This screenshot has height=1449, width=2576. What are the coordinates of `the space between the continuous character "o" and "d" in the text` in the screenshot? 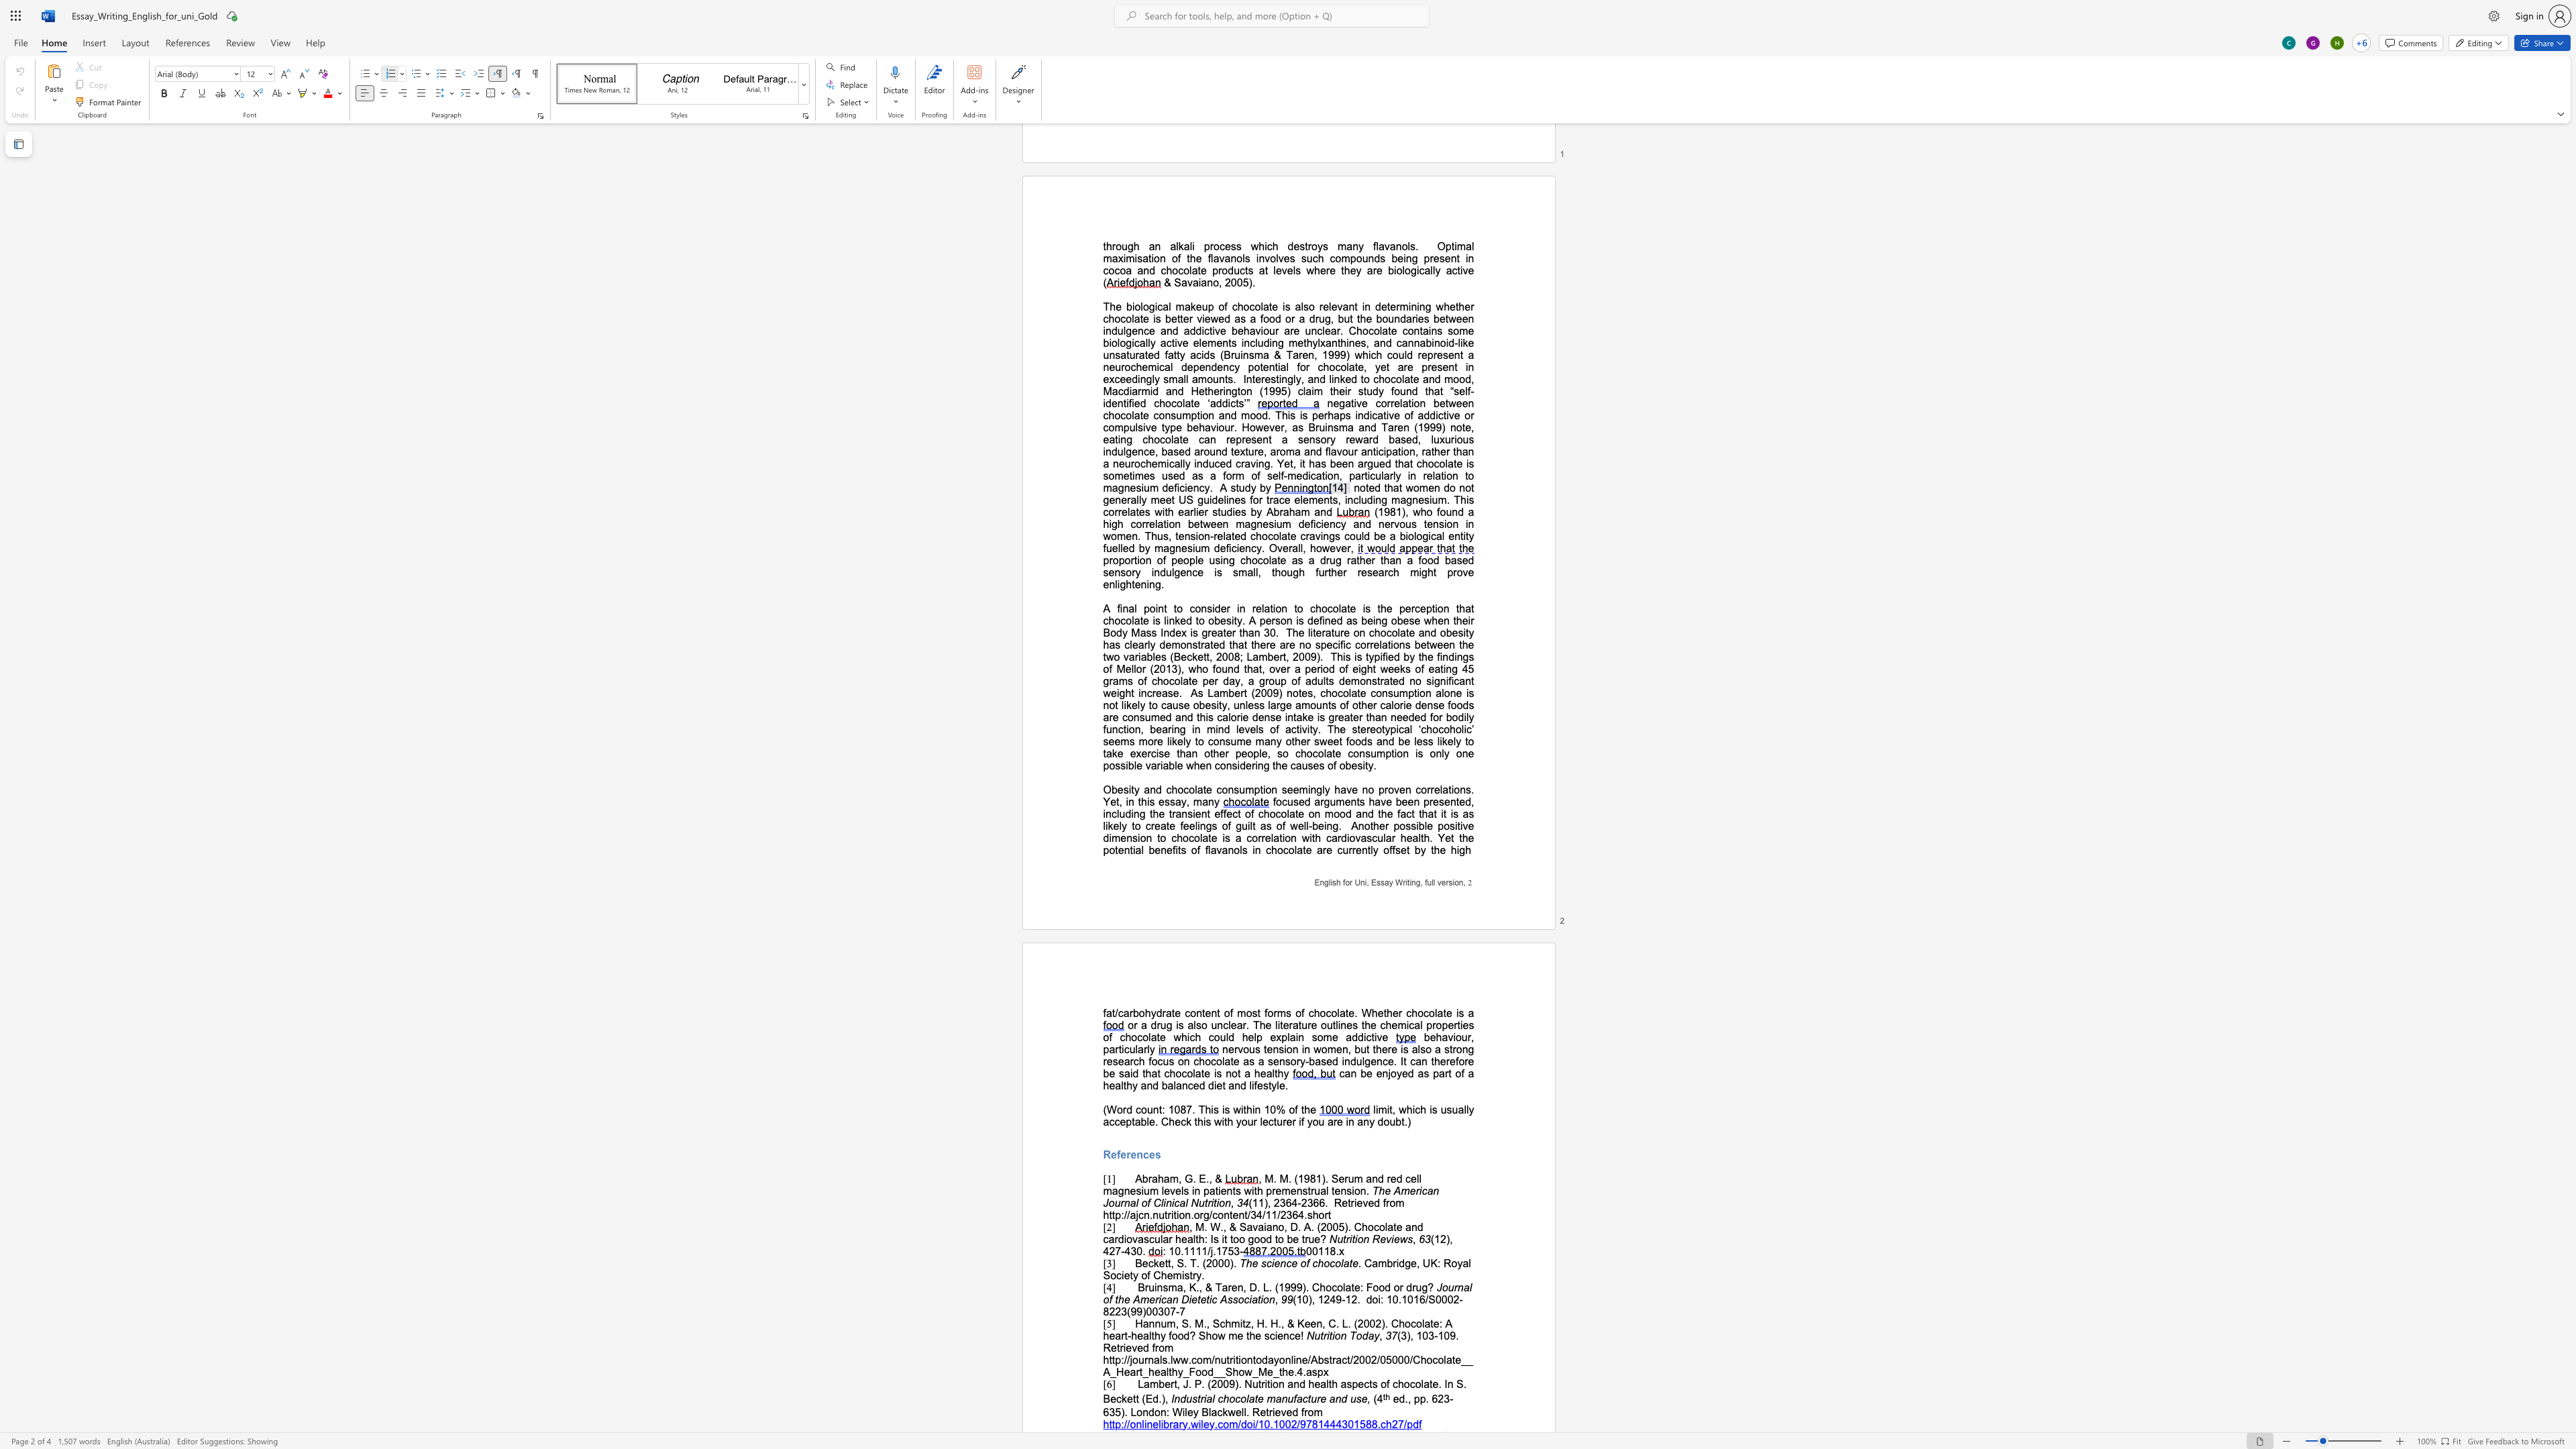 It's located at (1361, 1334).